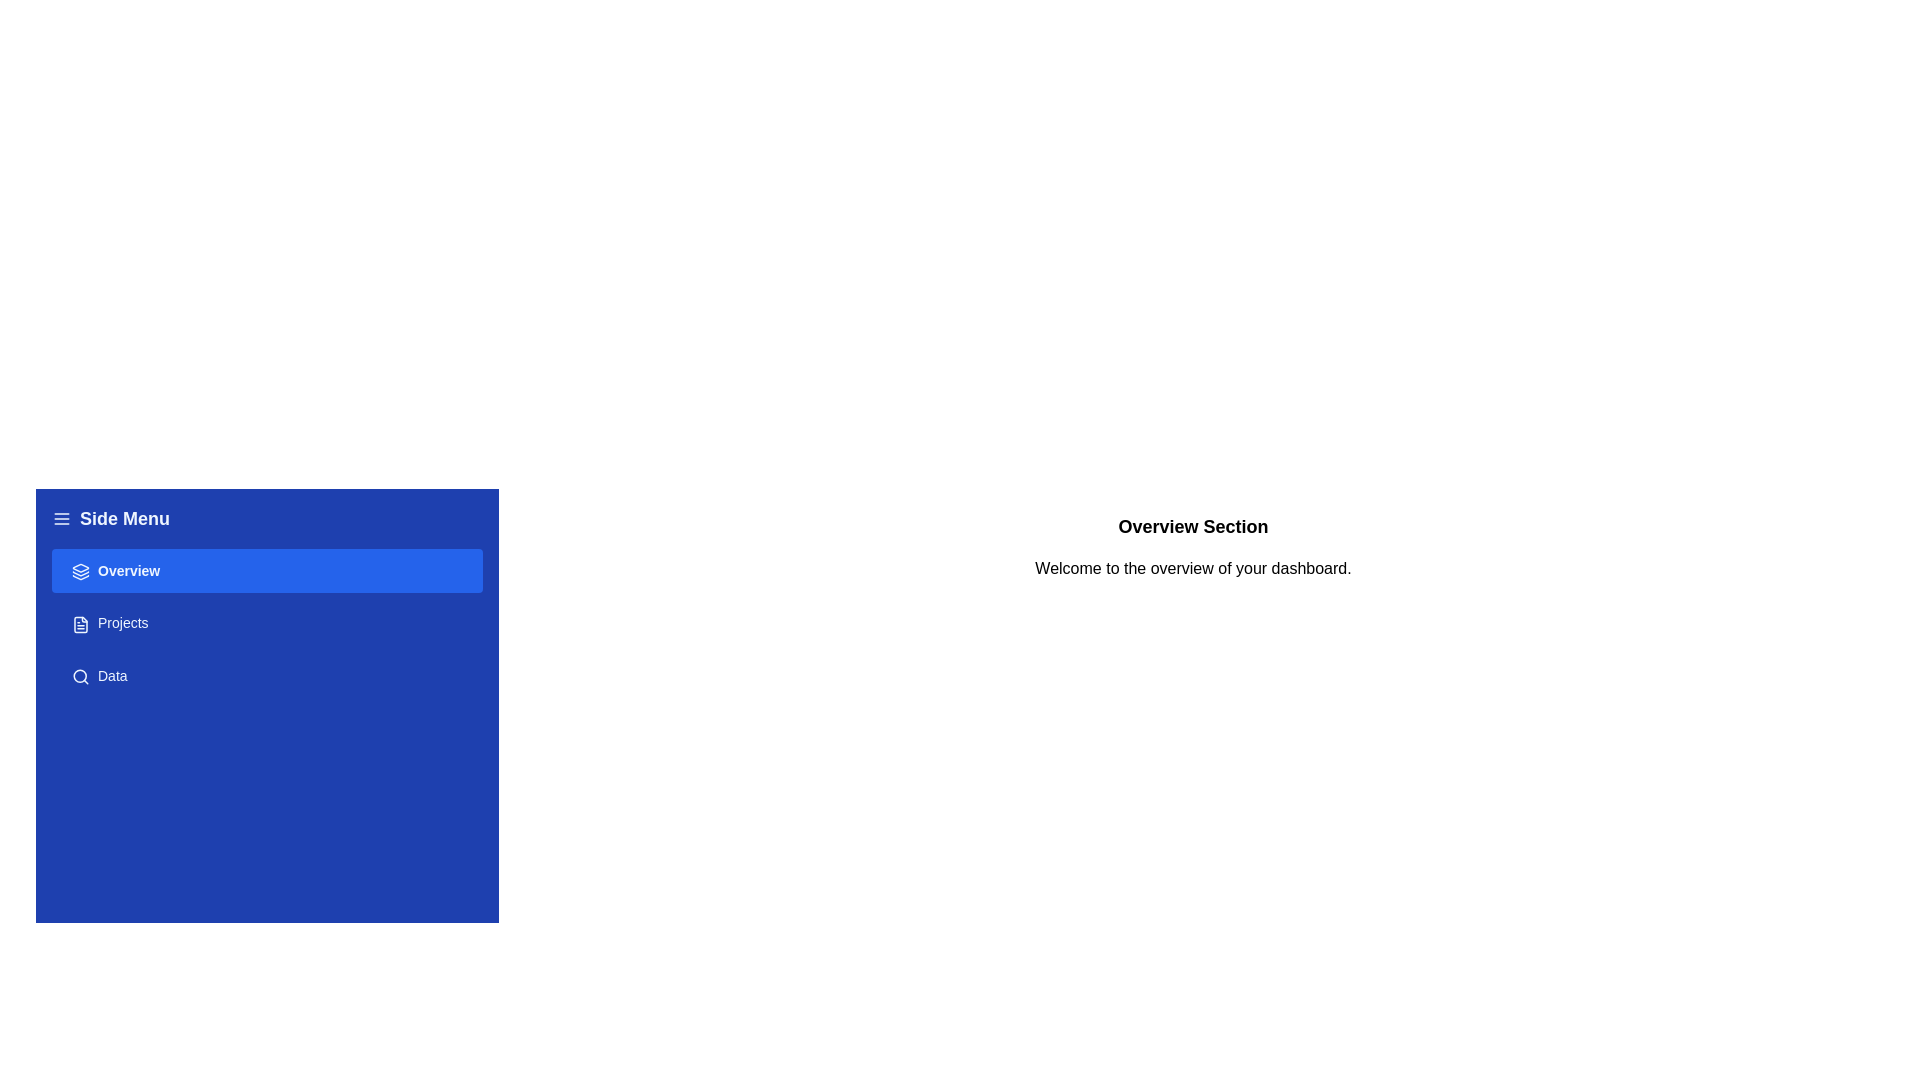  What do you see at coordinates (80, 623) in the screenshot?
I see `the small document icon with a white appearance and blue background, located under the 'Projects' label in the left-side menu` at bounding box center [80, 623].